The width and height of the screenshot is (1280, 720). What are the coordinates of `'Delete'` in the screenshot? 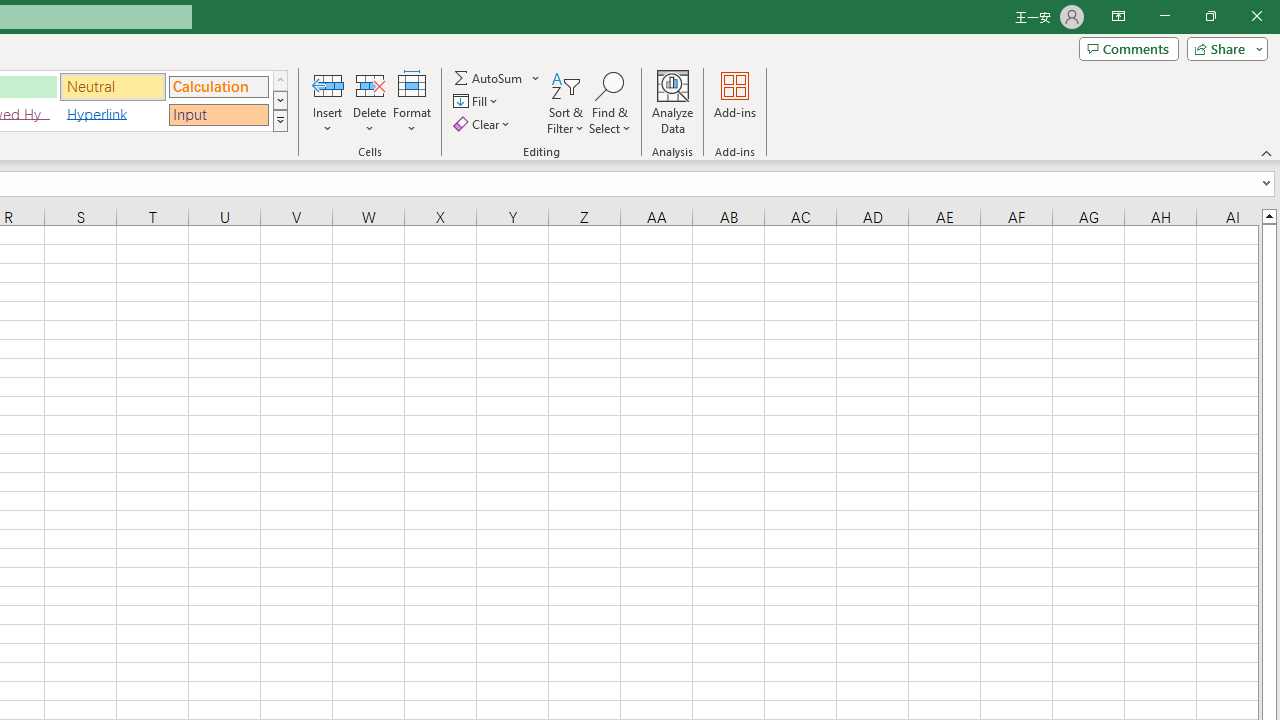 It's located at (369, 103).